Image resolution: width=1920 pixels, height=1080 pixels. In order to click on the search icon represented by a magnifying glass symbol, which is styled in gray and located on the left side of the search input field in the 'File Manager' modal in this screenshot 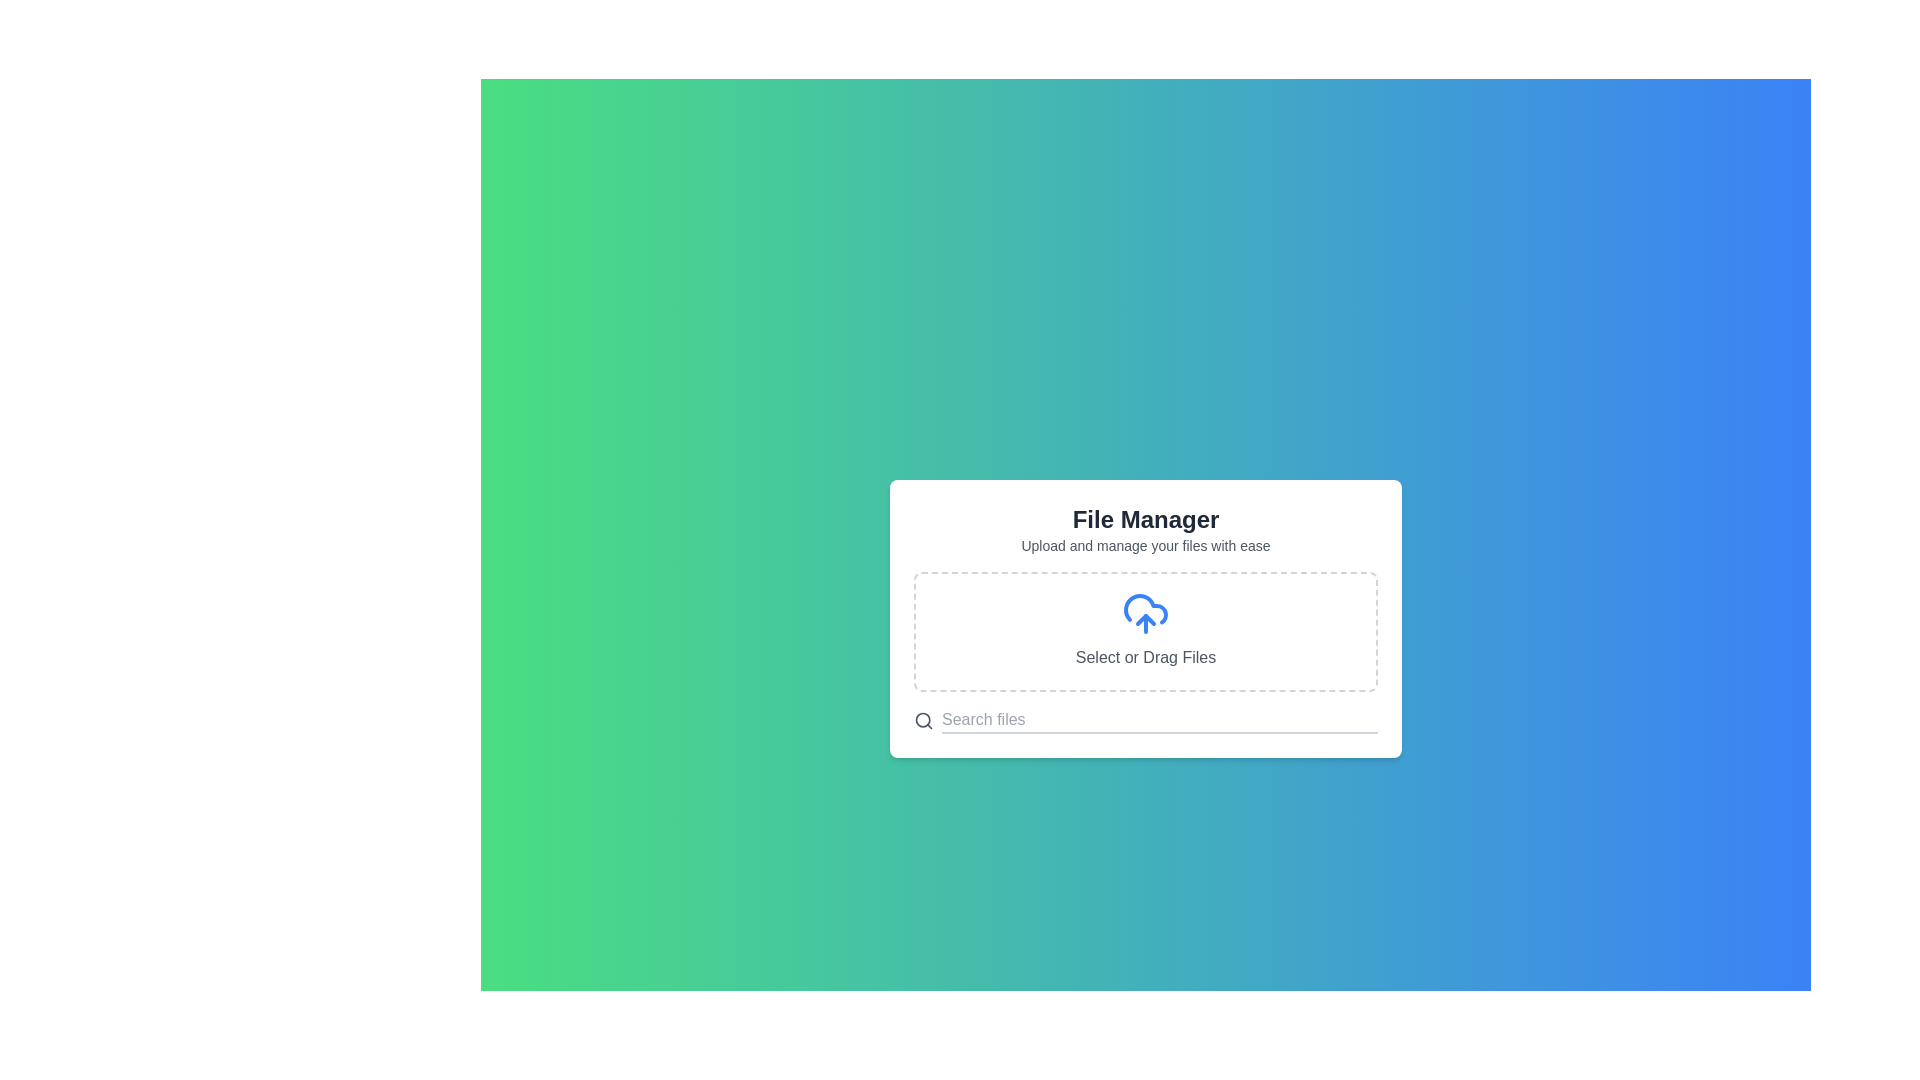, I will do `click(923, 721)`.